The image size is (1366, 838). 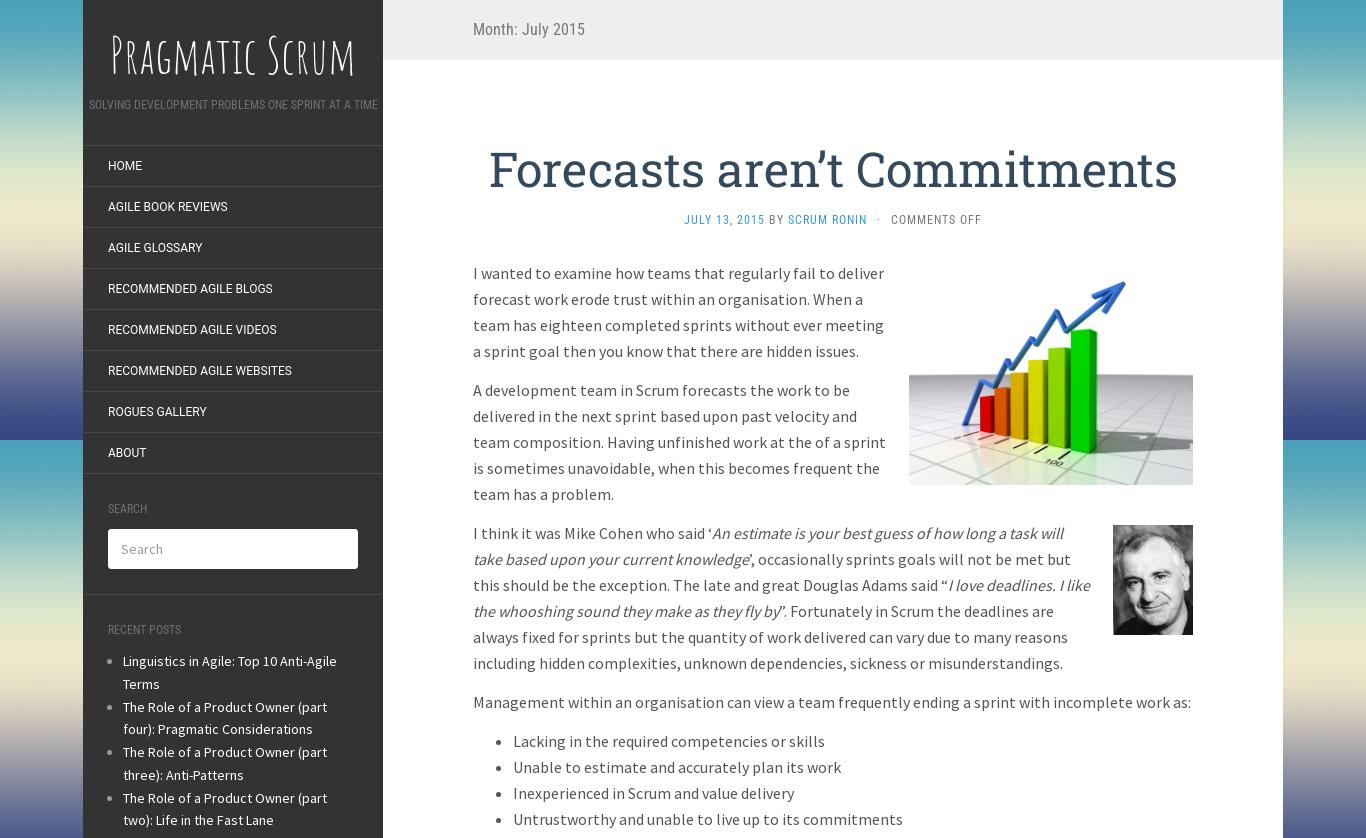 What do you see at coordinates (154, 246) in the screenshot?
I see `'Agile Glossary'` at bounding box center [154, 246].